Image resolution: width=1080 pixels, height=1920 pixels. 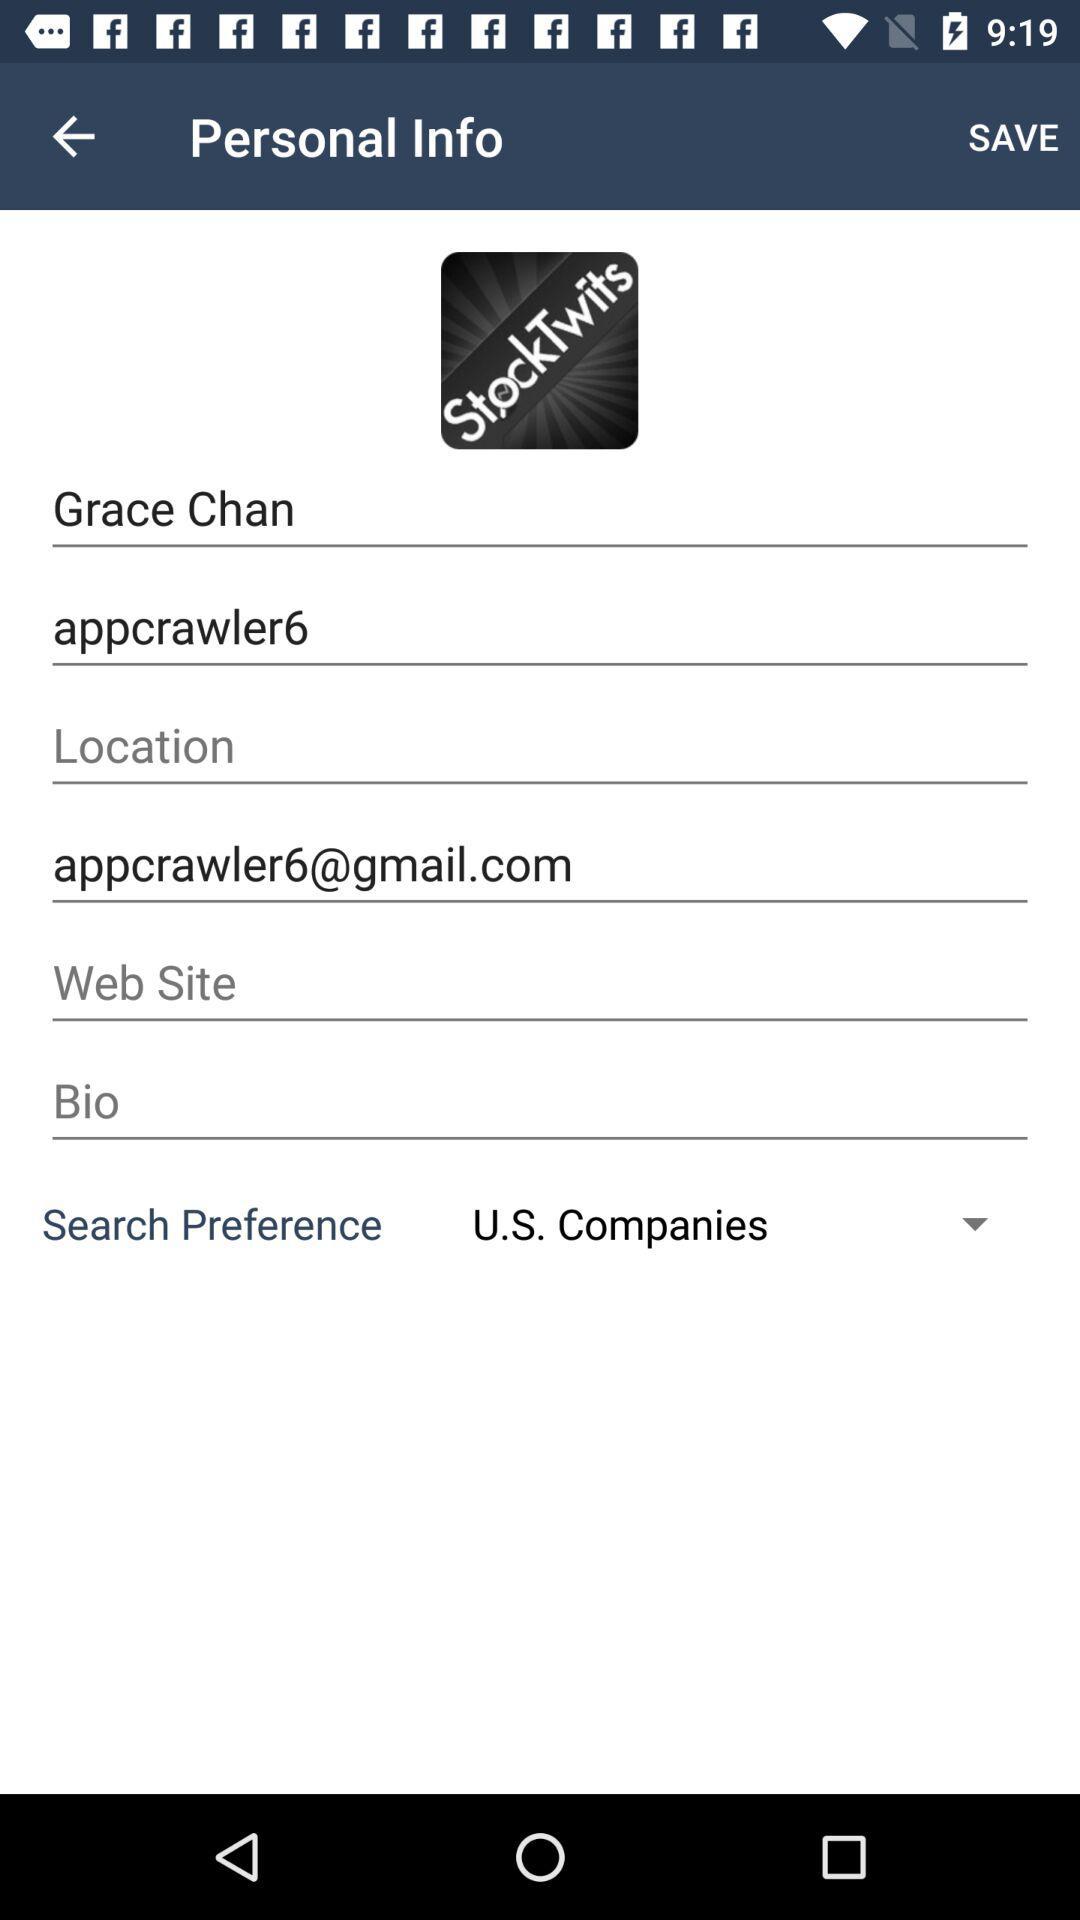 I want to click on the icon at the top right corner, so click(x=1013, y=135).